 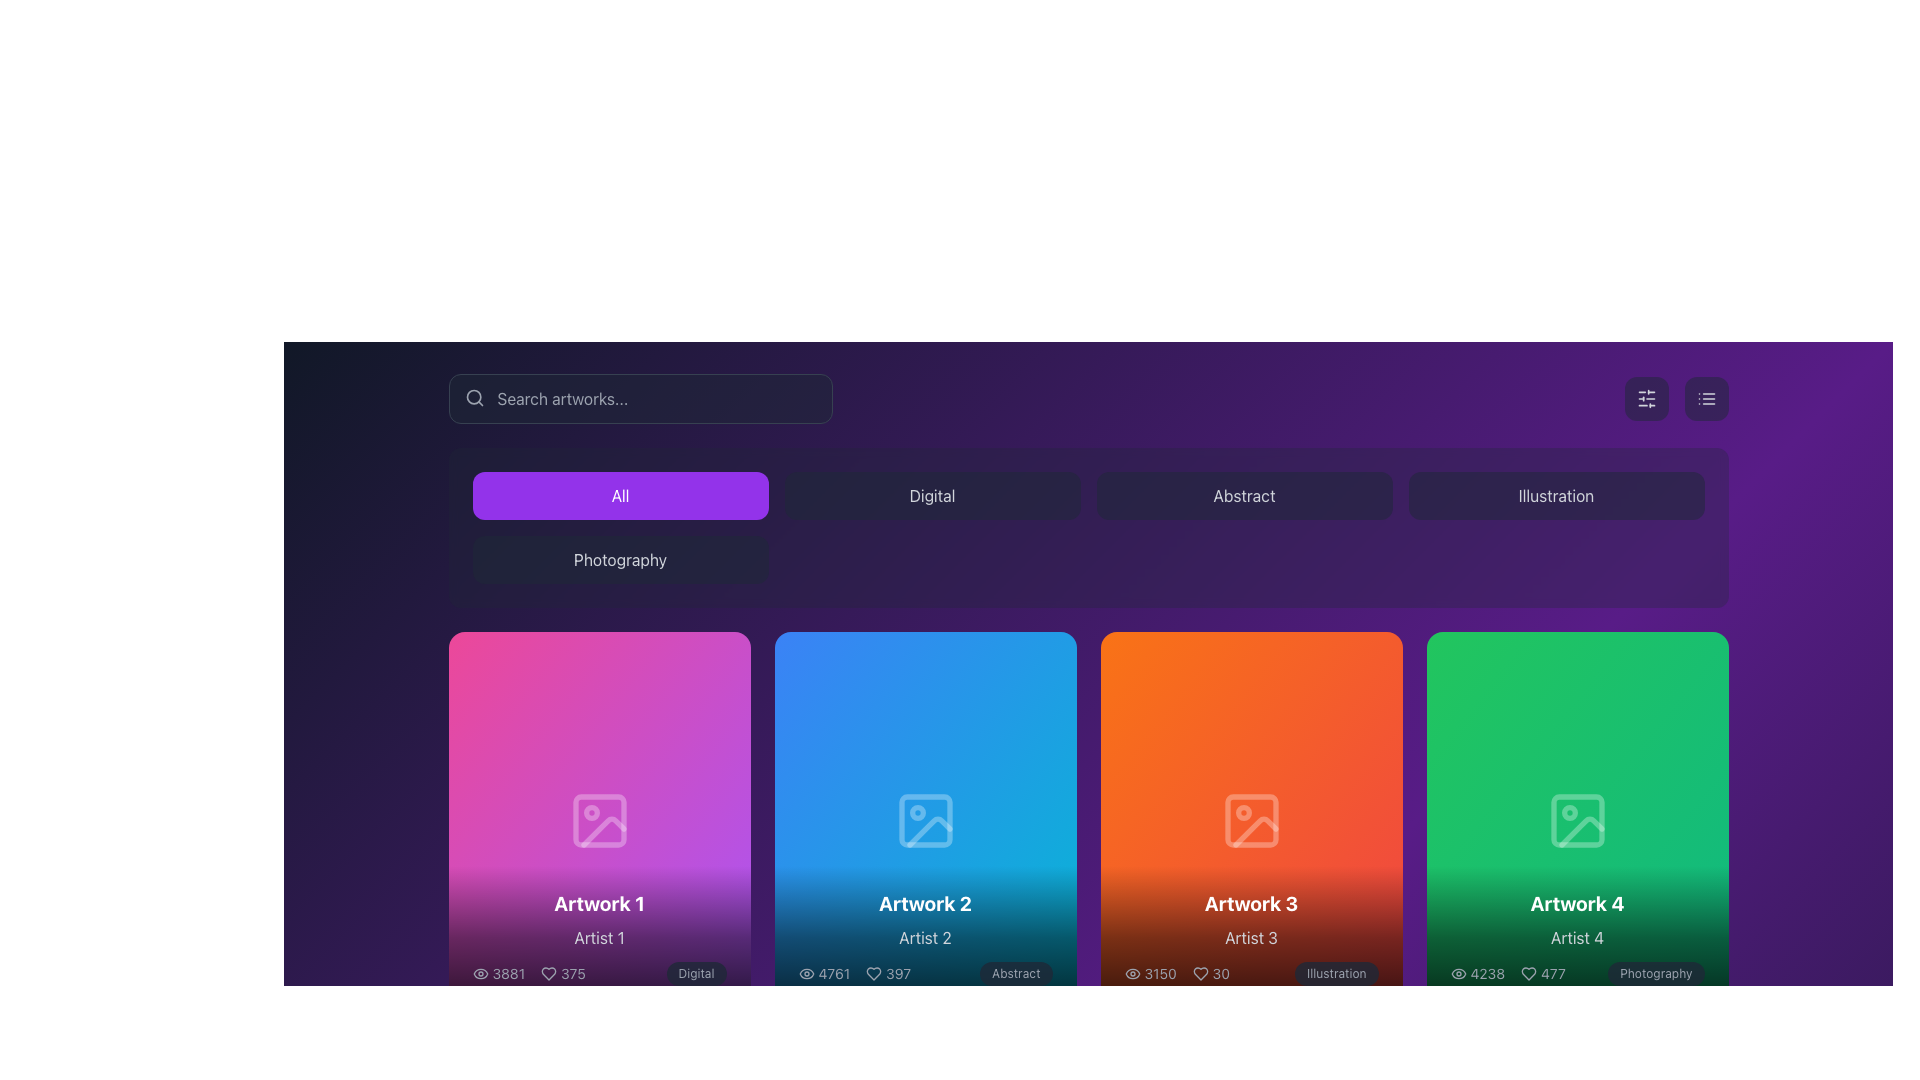 What do you see at coordinates (473, 397) in the screenshot?
I see `the decorative search icon located on the left side of the search bar, adjacent to the placeholder text 'Search artworks...'` at bounding box center [473, 397].